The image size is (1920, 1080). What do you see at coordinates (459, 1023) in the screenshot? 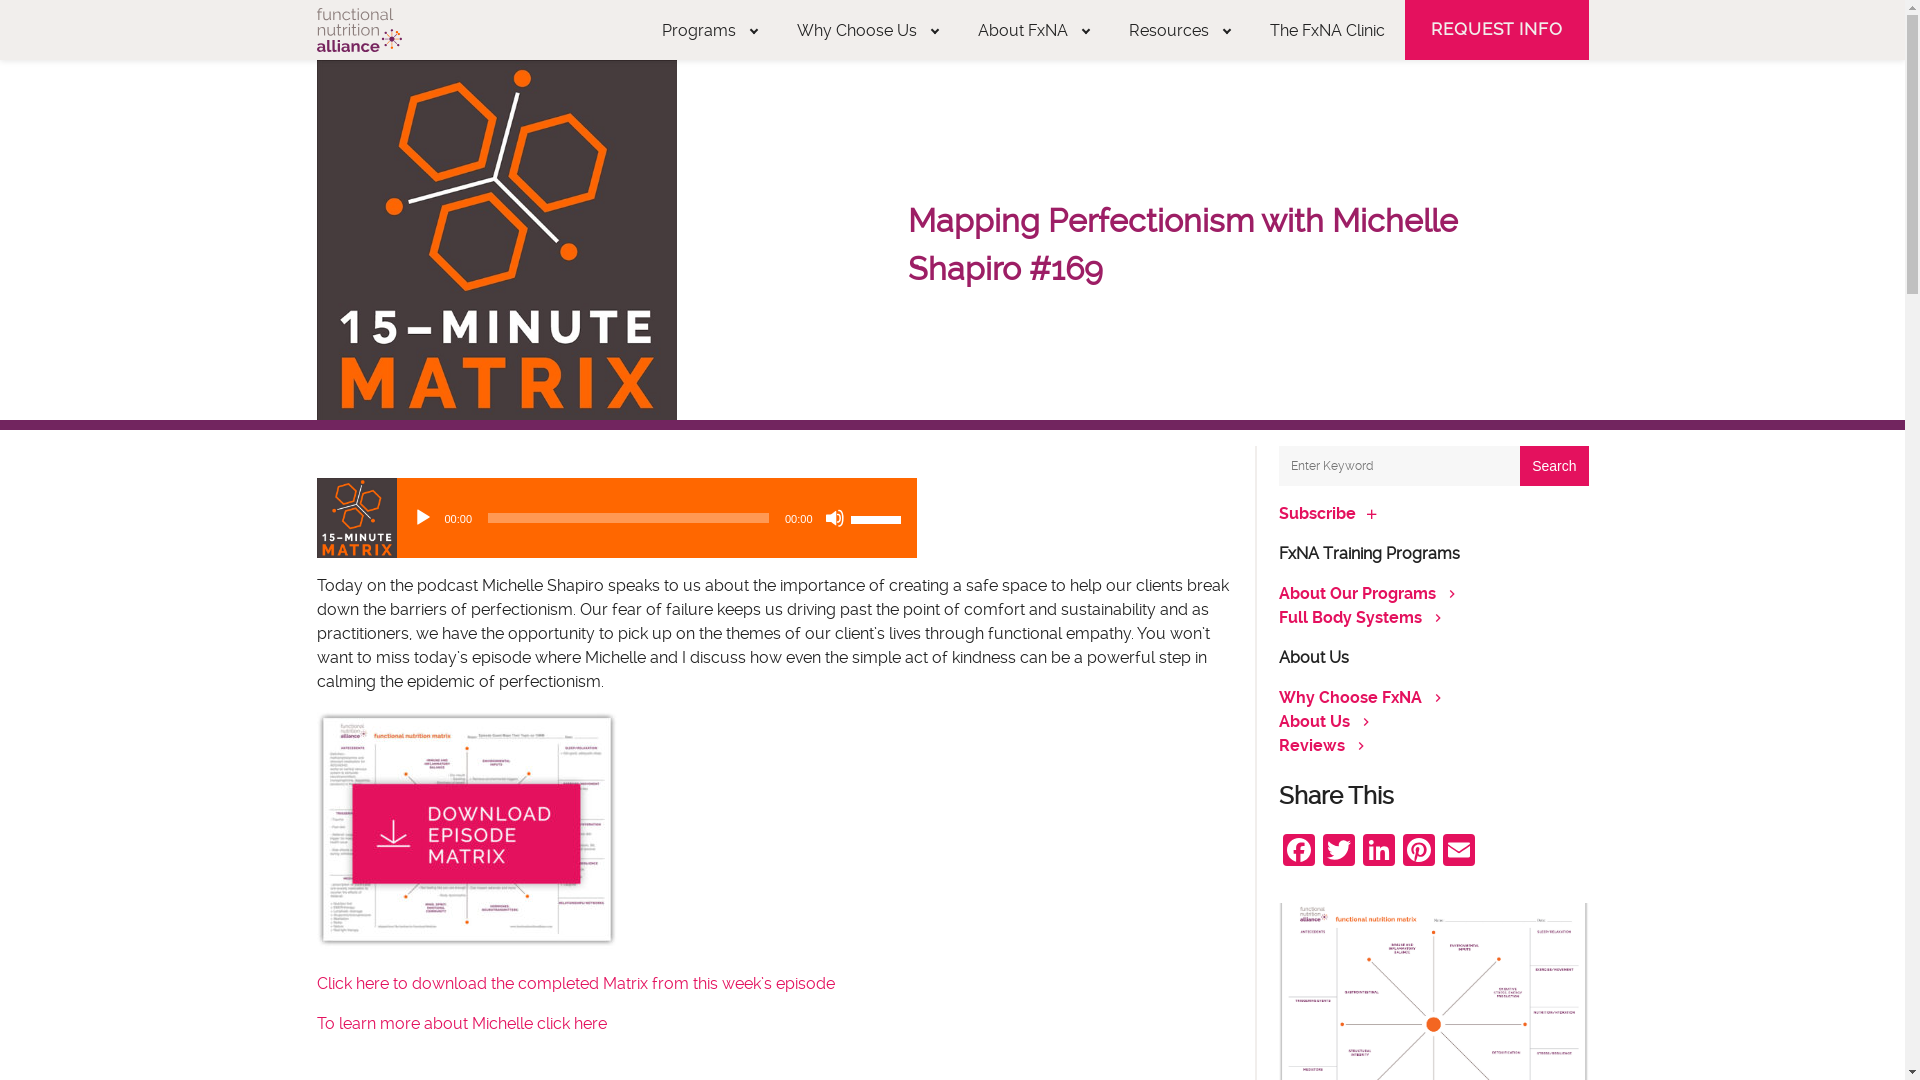
I see `'To learn more about Michelle click here'` at bounding box center [459, 1023].